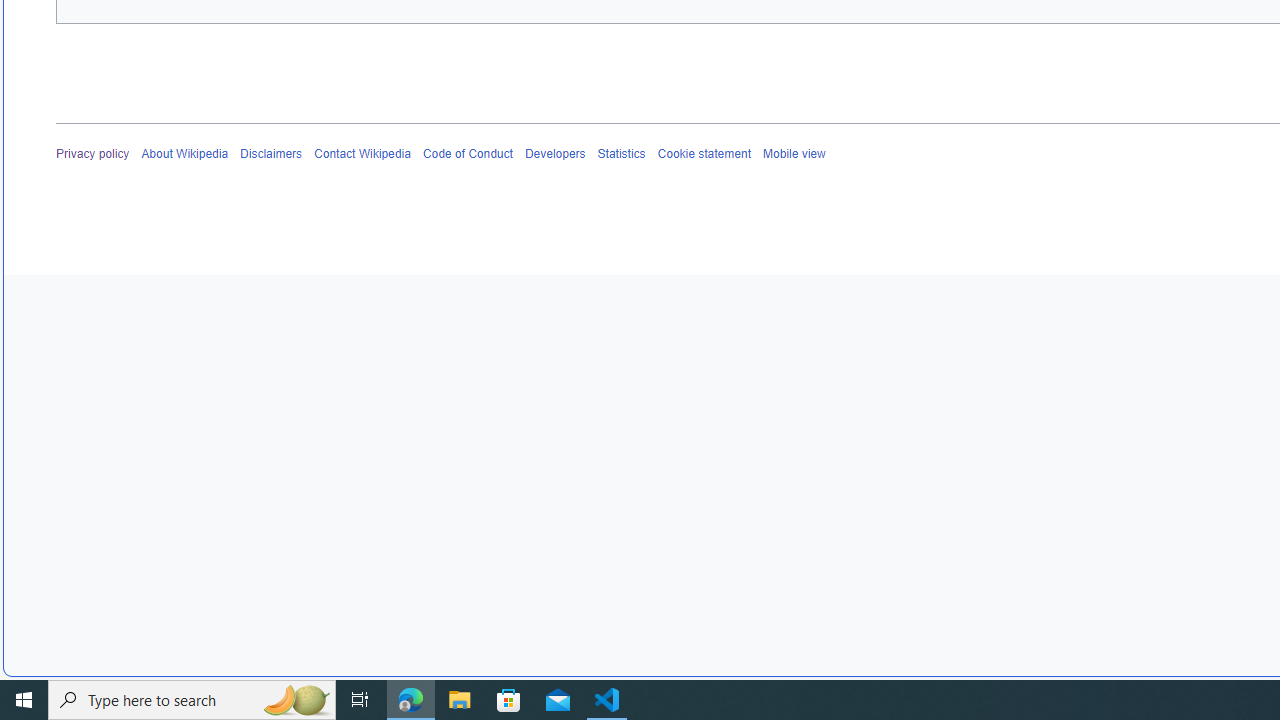 This screenshot has width=1280, height=720. What do you see at coordinates (184, 153) in the screenshot?
I see `'About Wikipedia'` at bounding box center [184, 153].